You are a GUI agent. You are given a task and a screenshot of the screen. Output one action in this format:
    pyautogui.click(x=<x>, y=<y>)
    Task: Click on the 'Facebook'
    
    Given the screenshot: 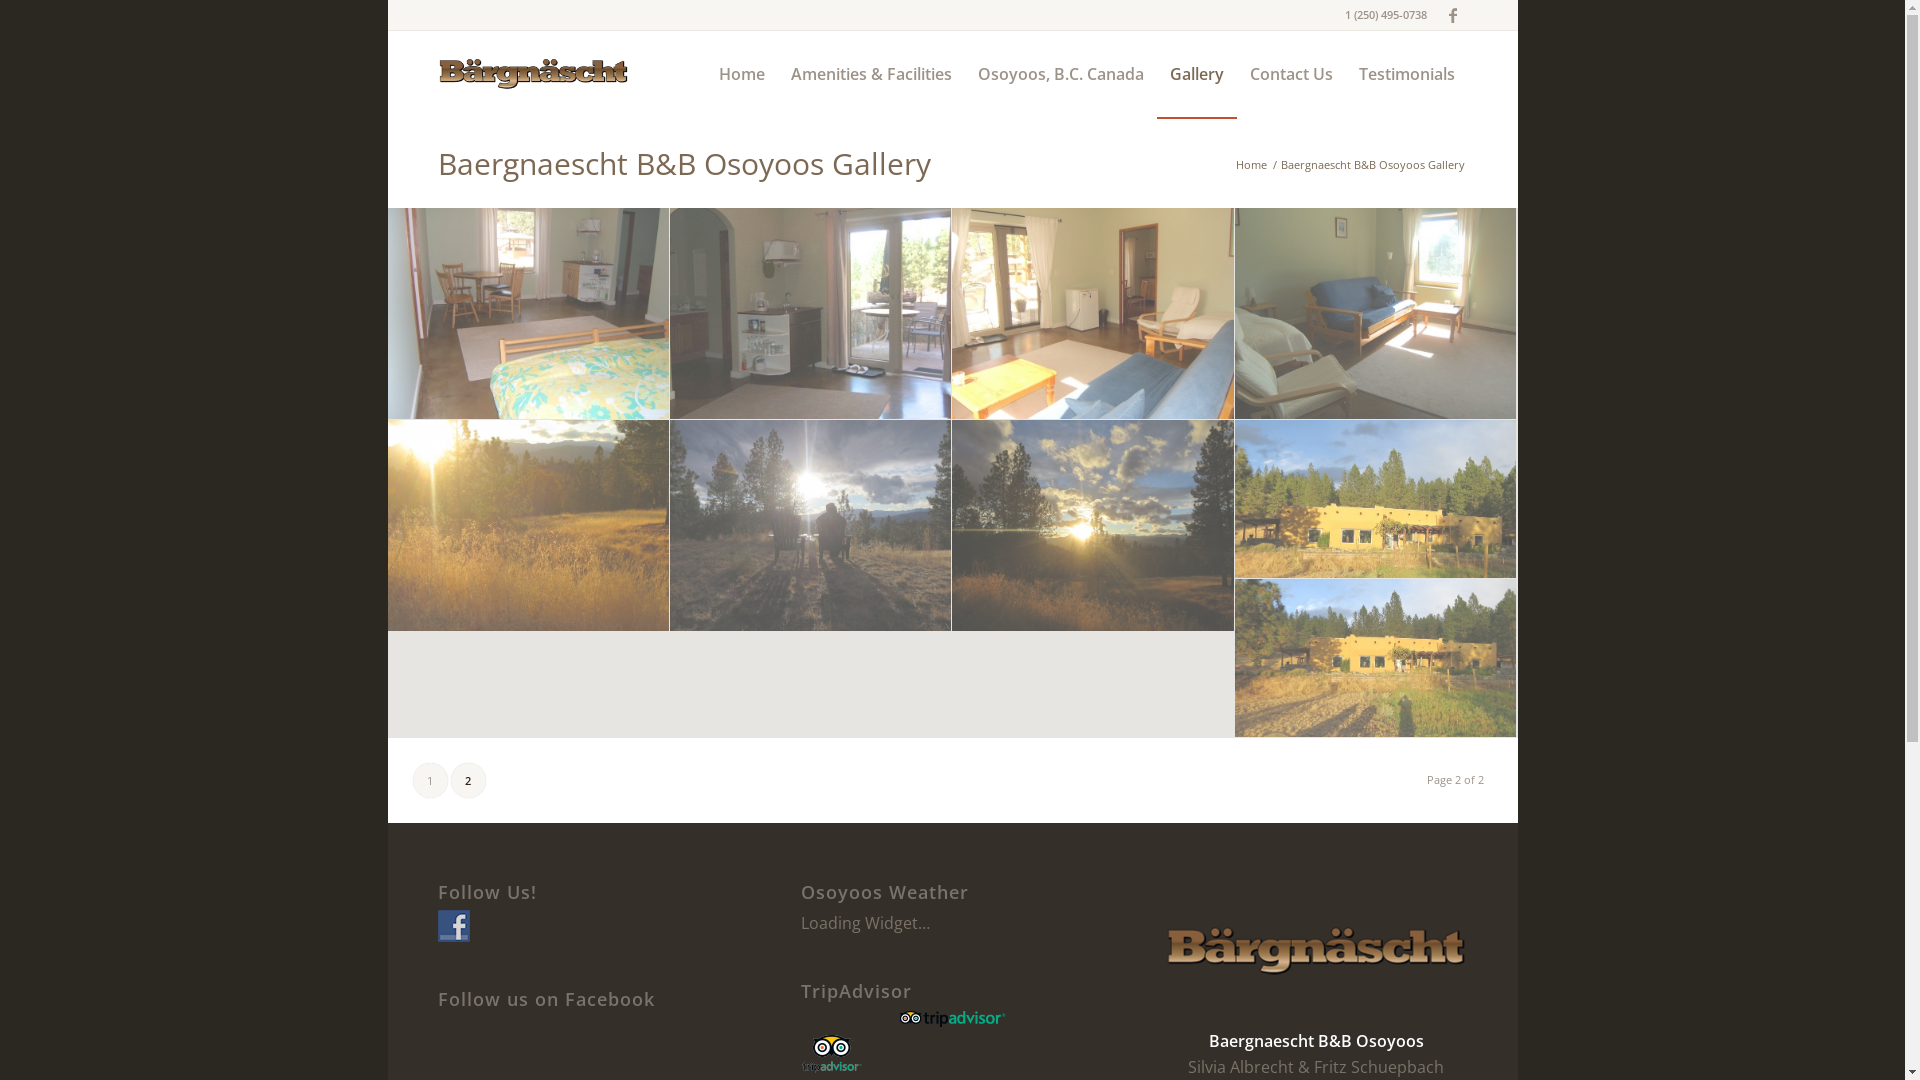 What is the action you would take?
    pyautogui.click(x=1453, y=15)
    